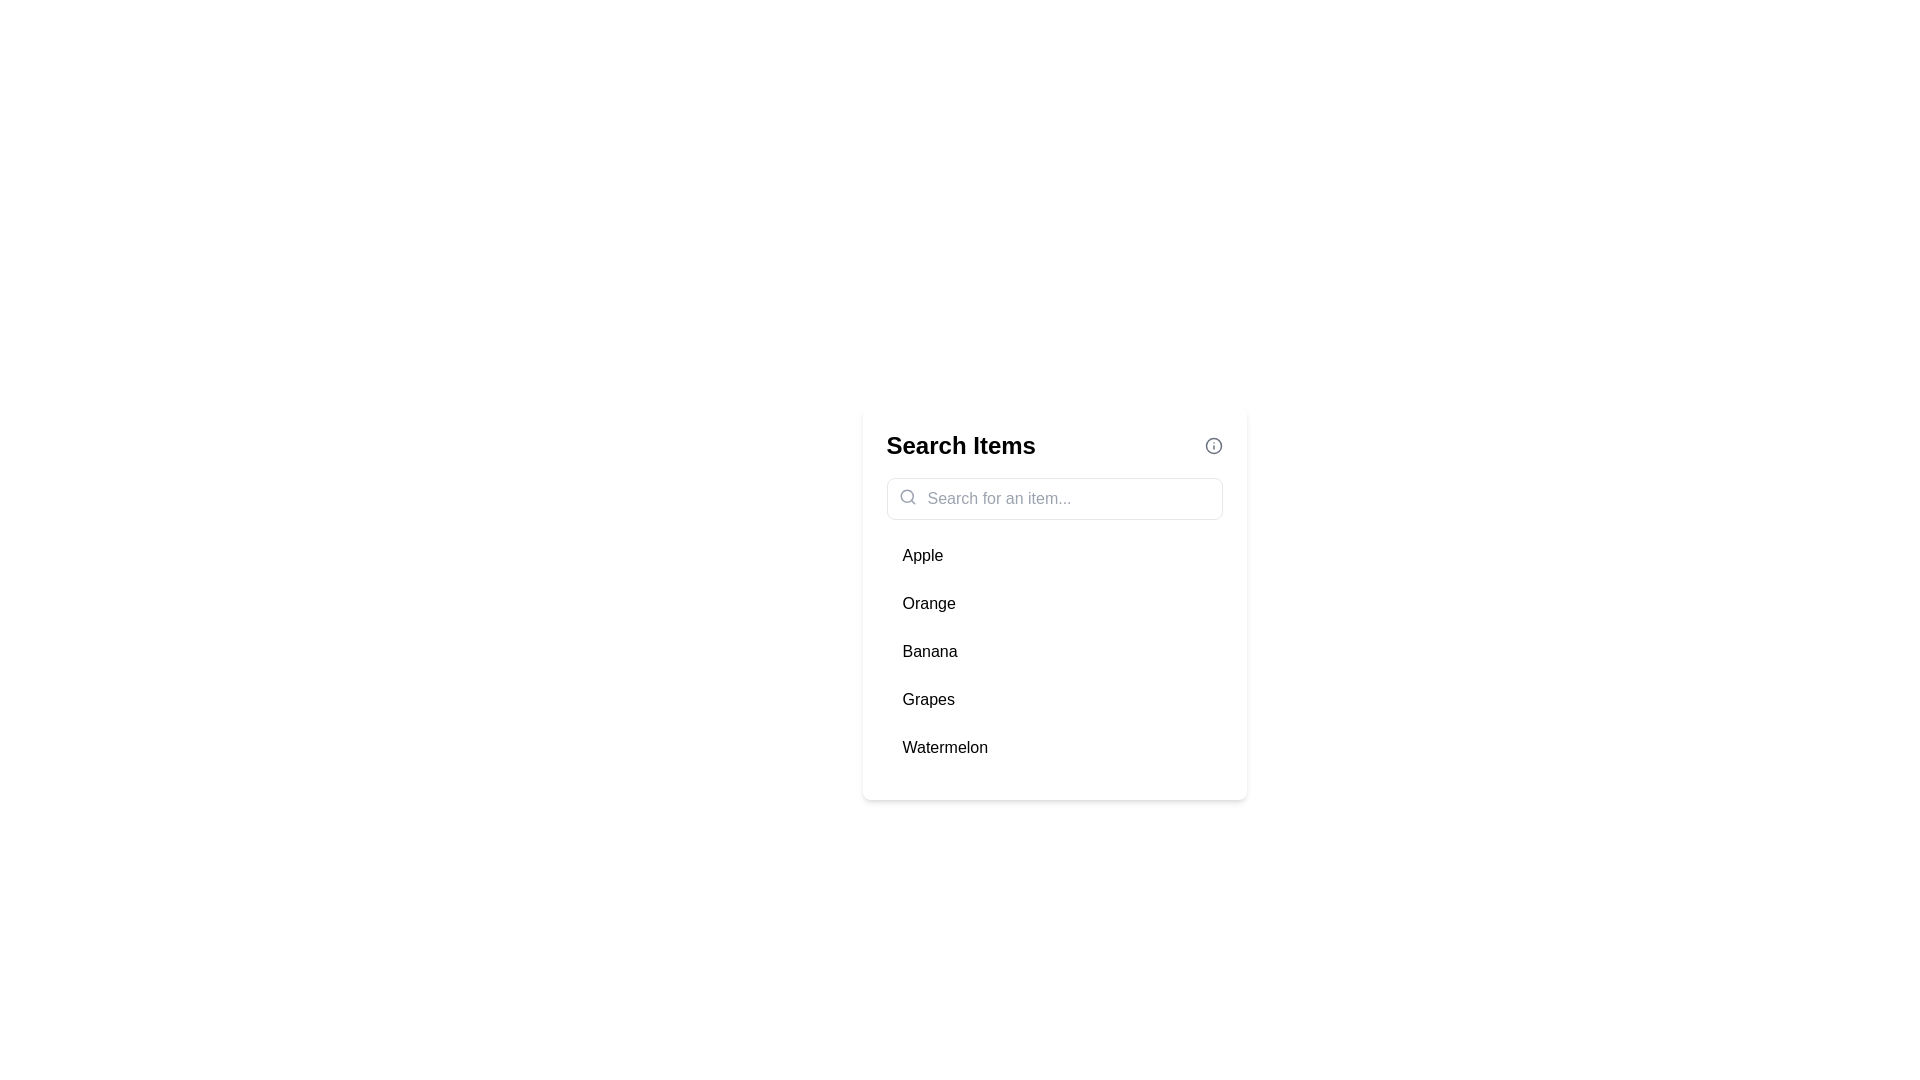 The width and height of the screenshot is (1920, 1080). Describe the element at coordinates (1053, 748) in the screenshot. I see `the item Watermelon from the list` at that location.